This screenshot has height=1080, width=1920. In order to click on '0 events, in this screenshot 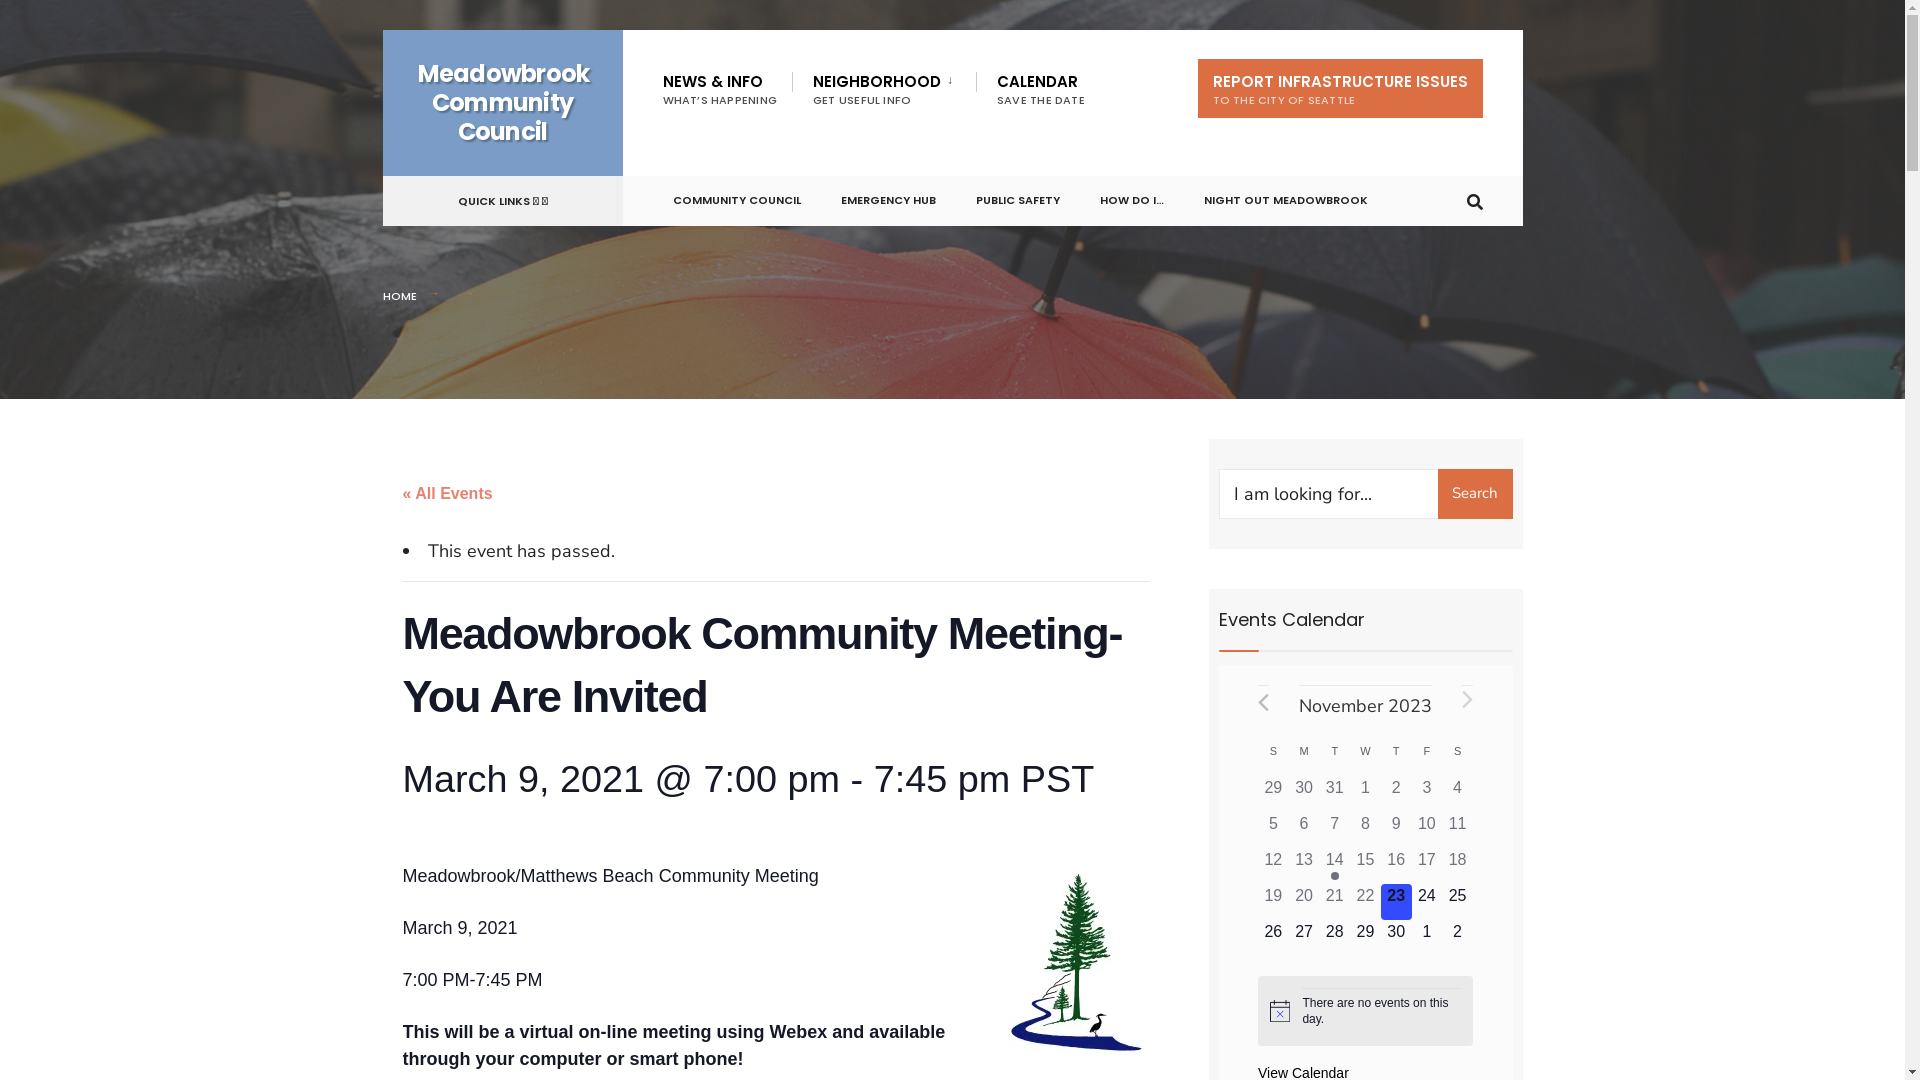, I will do `click(1395, 902)`.